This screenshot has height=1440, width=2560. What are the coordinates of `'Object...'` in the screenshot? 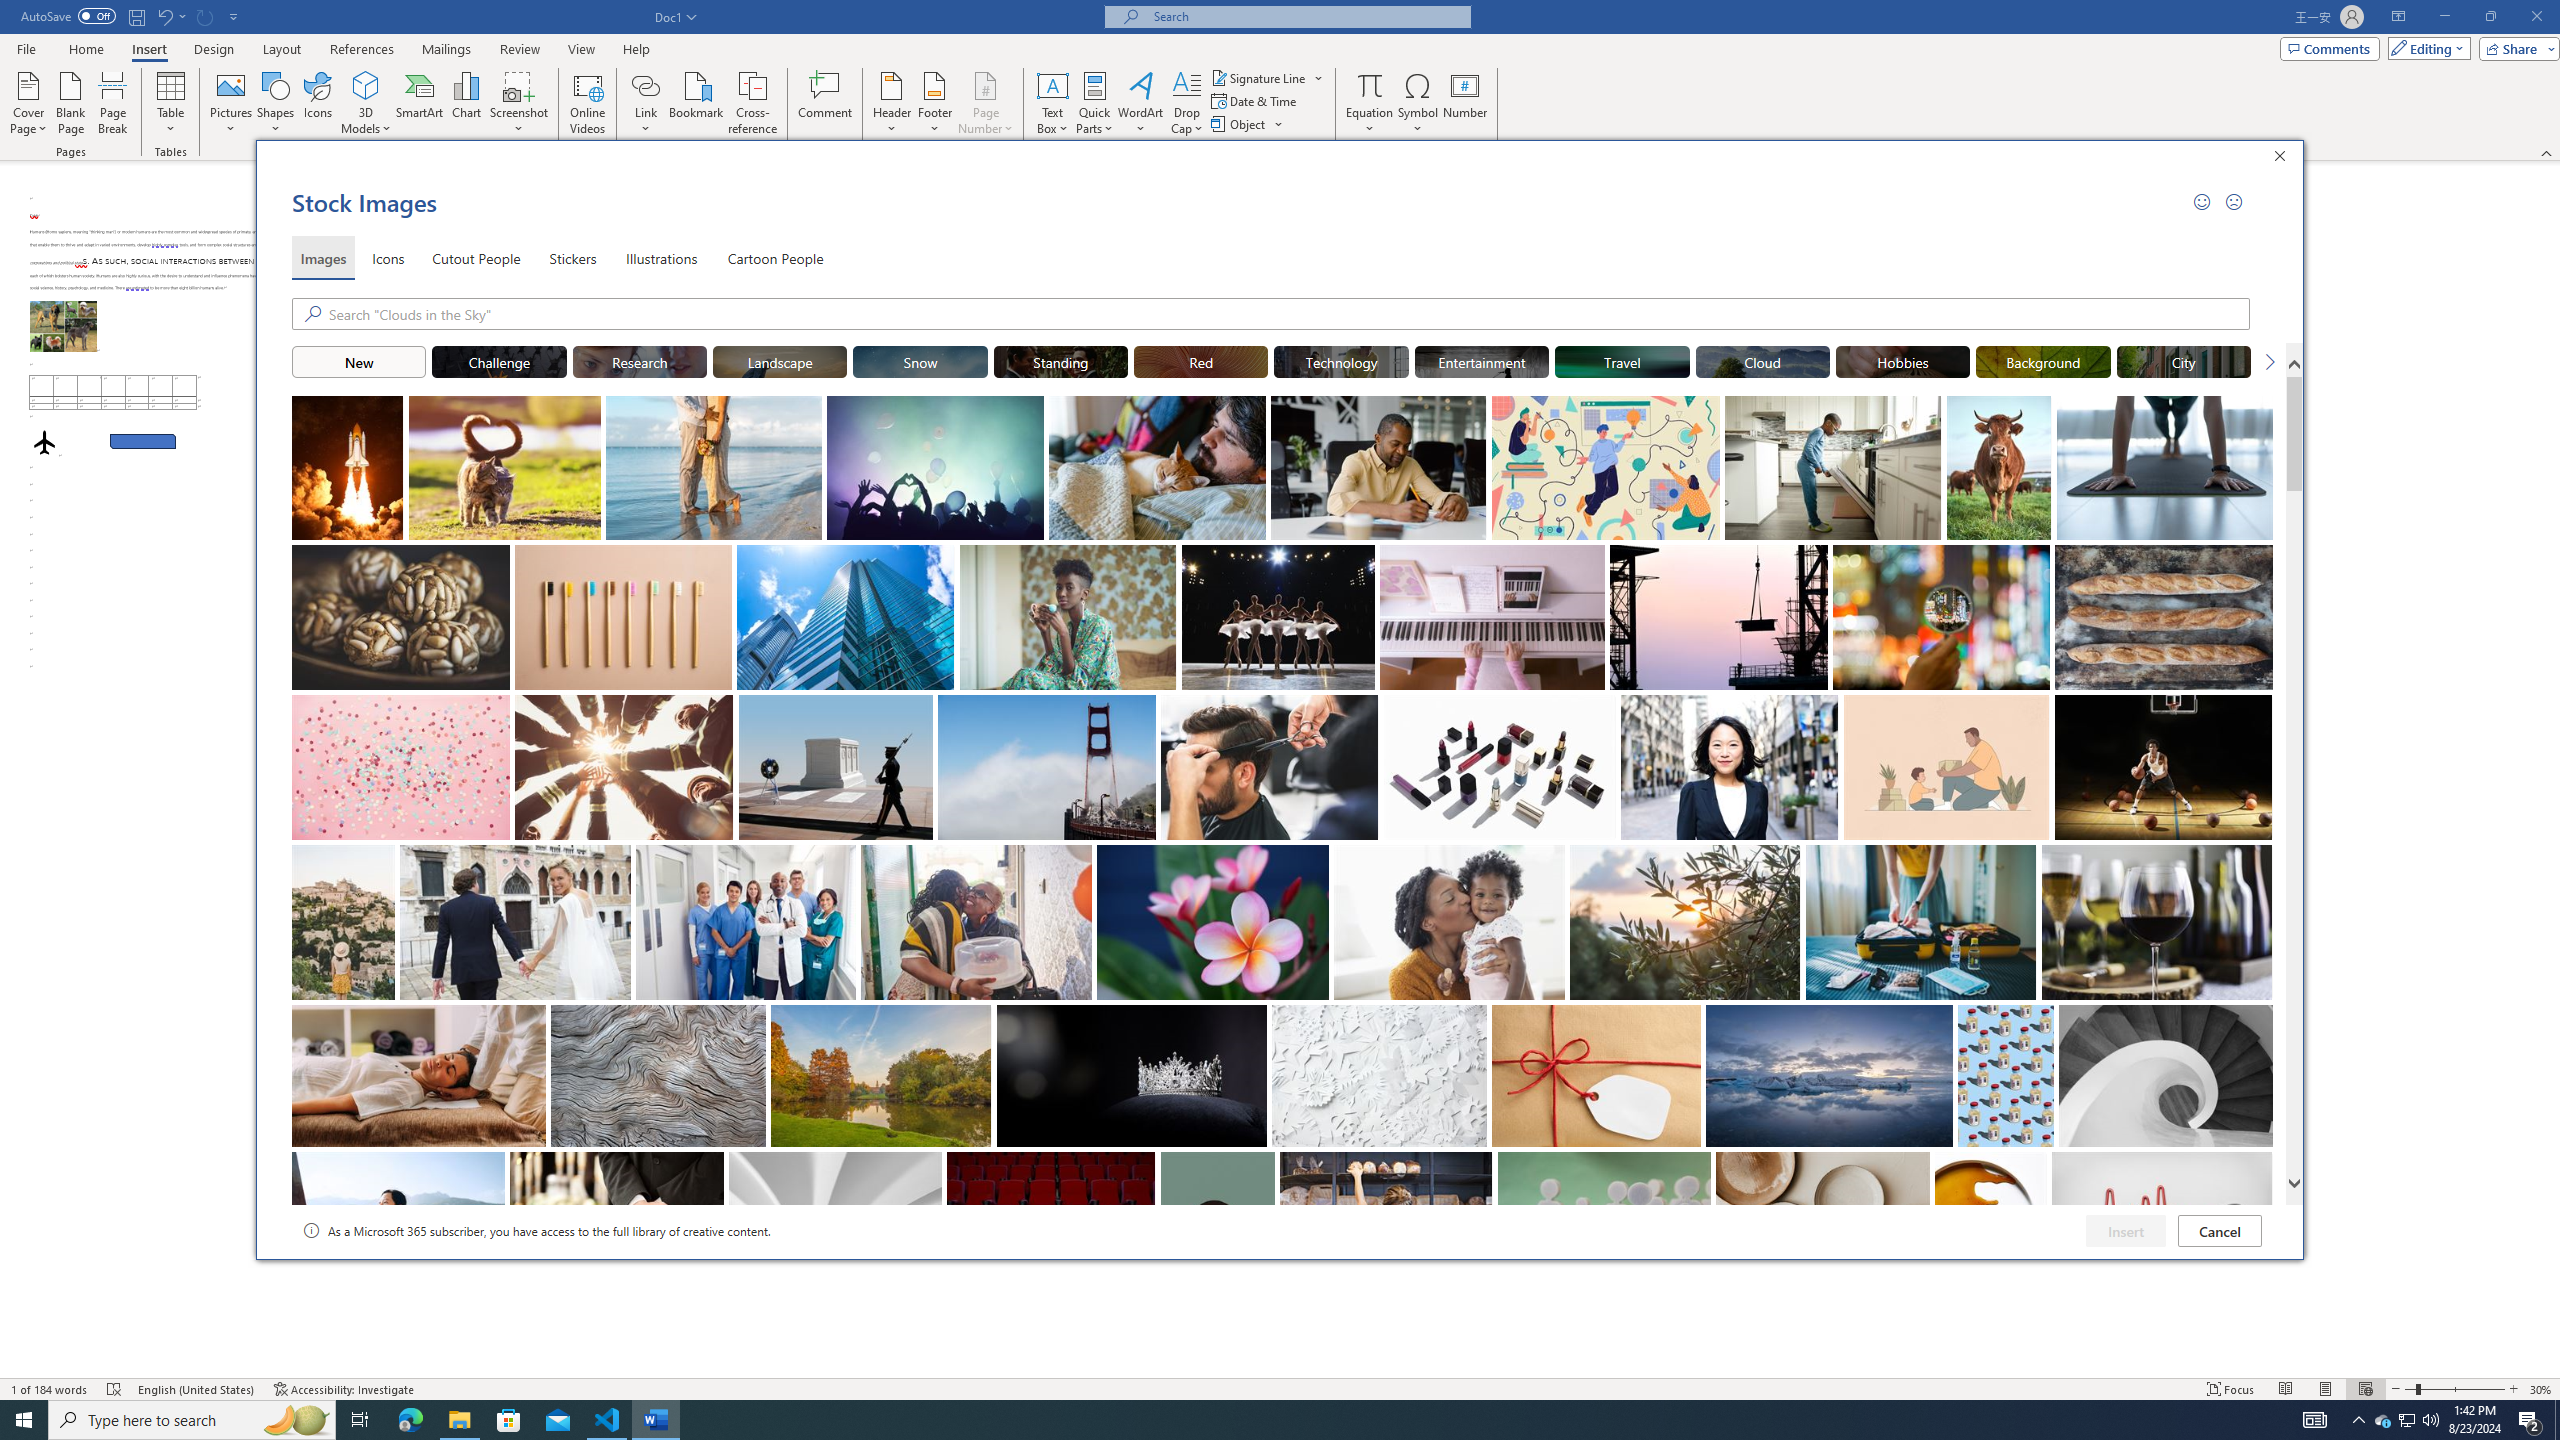 It's located at (1239, 122).